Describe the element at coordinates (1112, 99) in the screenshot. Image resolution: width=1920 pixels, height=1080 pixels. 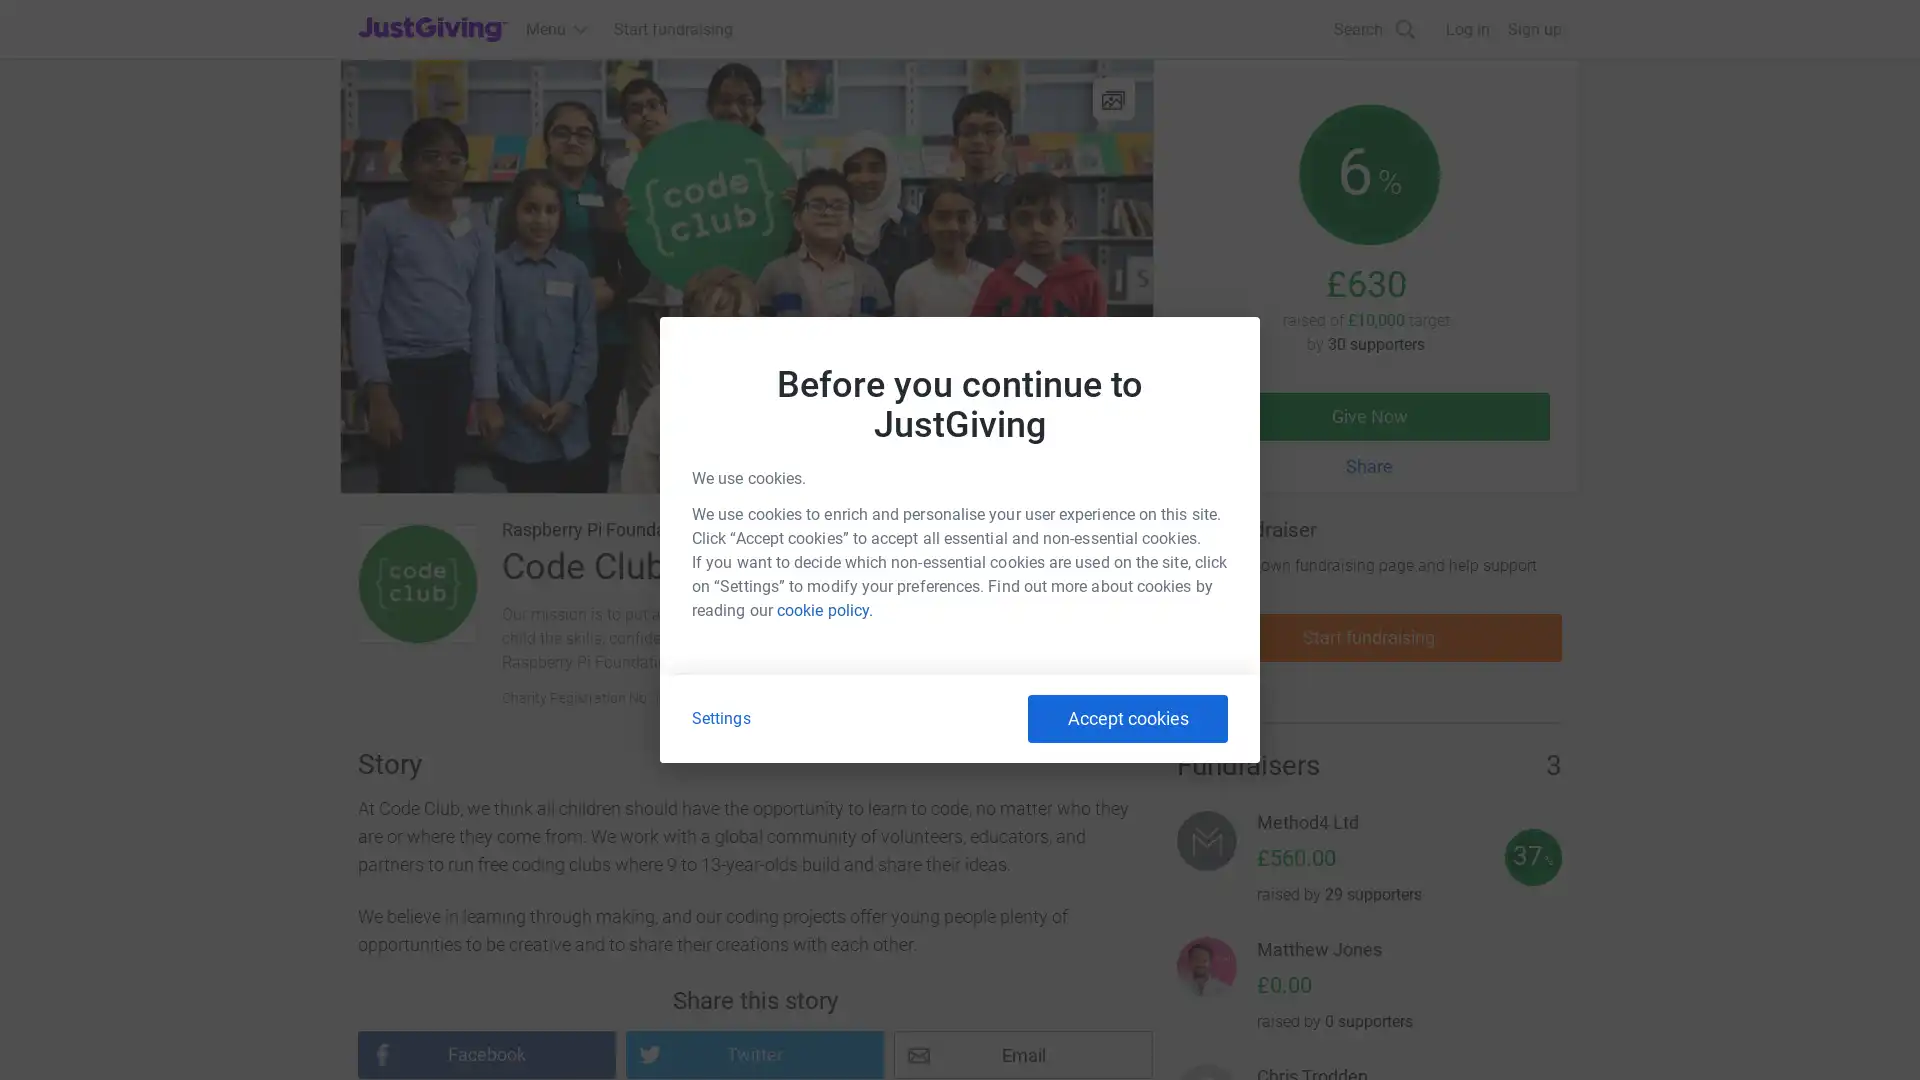
I see `Open the Image Gallery` at that location.